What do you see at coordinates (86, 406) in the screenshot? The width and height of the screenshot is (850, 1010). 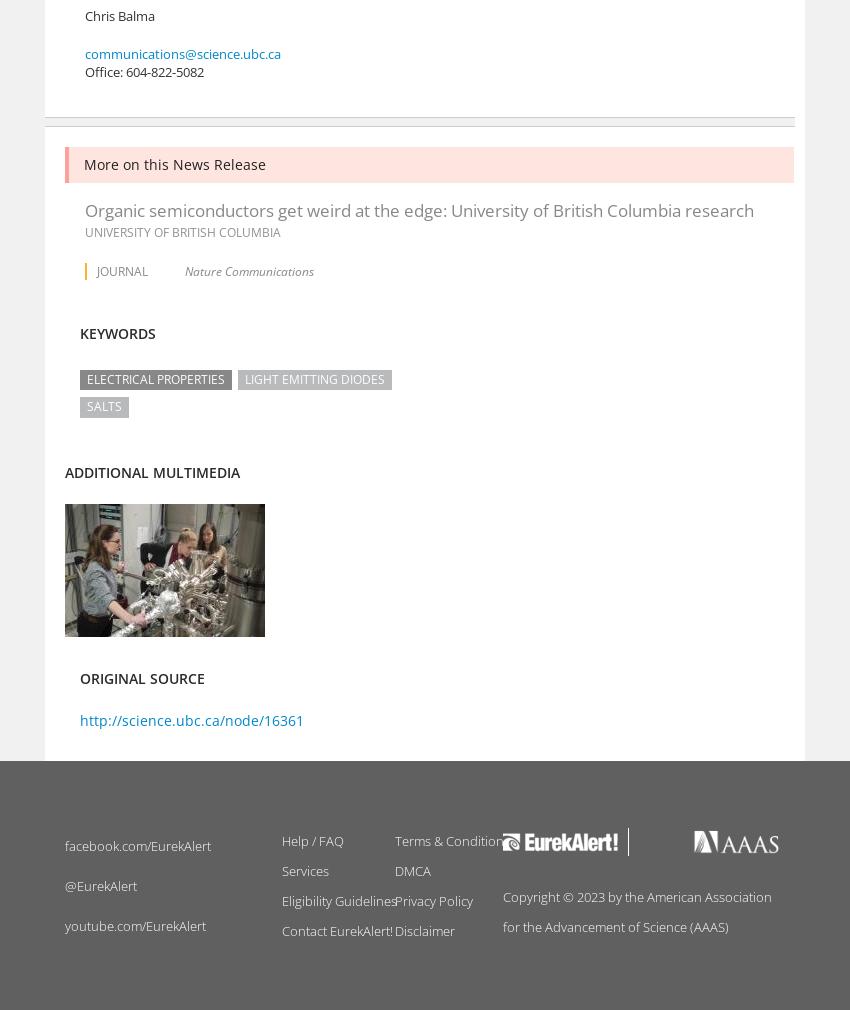 I see `'Salts'` at bounding box center [86, 406].